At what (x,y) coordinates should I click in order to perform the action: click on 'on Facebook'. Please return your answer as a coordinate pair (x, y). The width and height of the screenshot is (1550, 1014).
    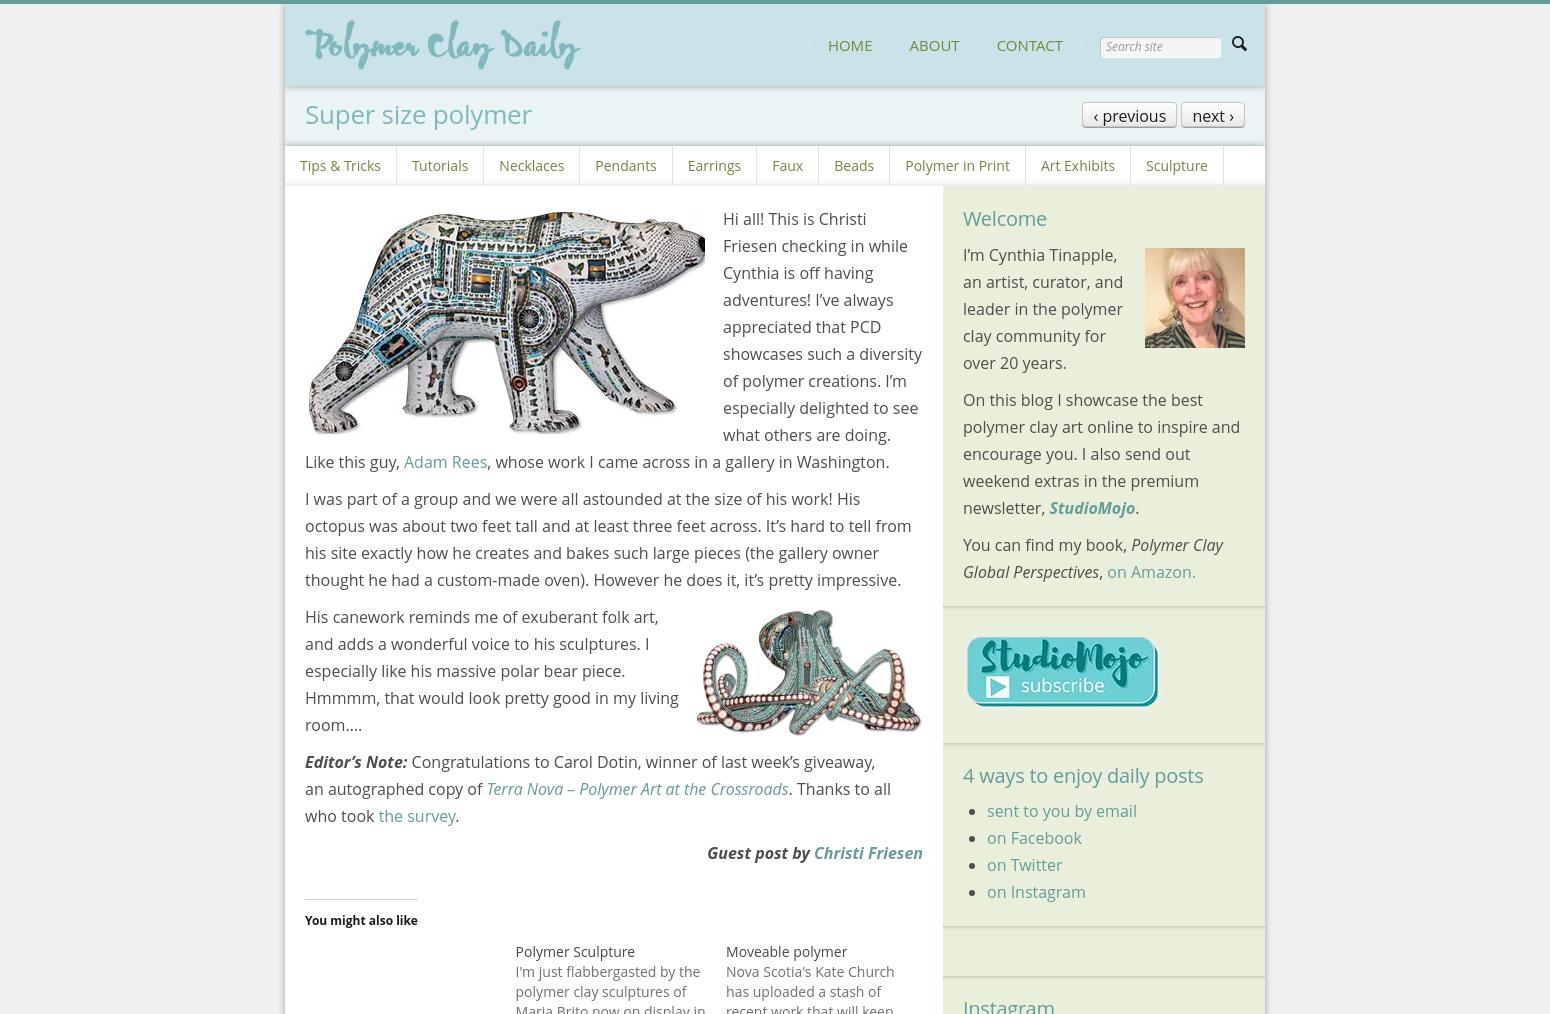
    Looking at the image, I should click on (1034, 837).